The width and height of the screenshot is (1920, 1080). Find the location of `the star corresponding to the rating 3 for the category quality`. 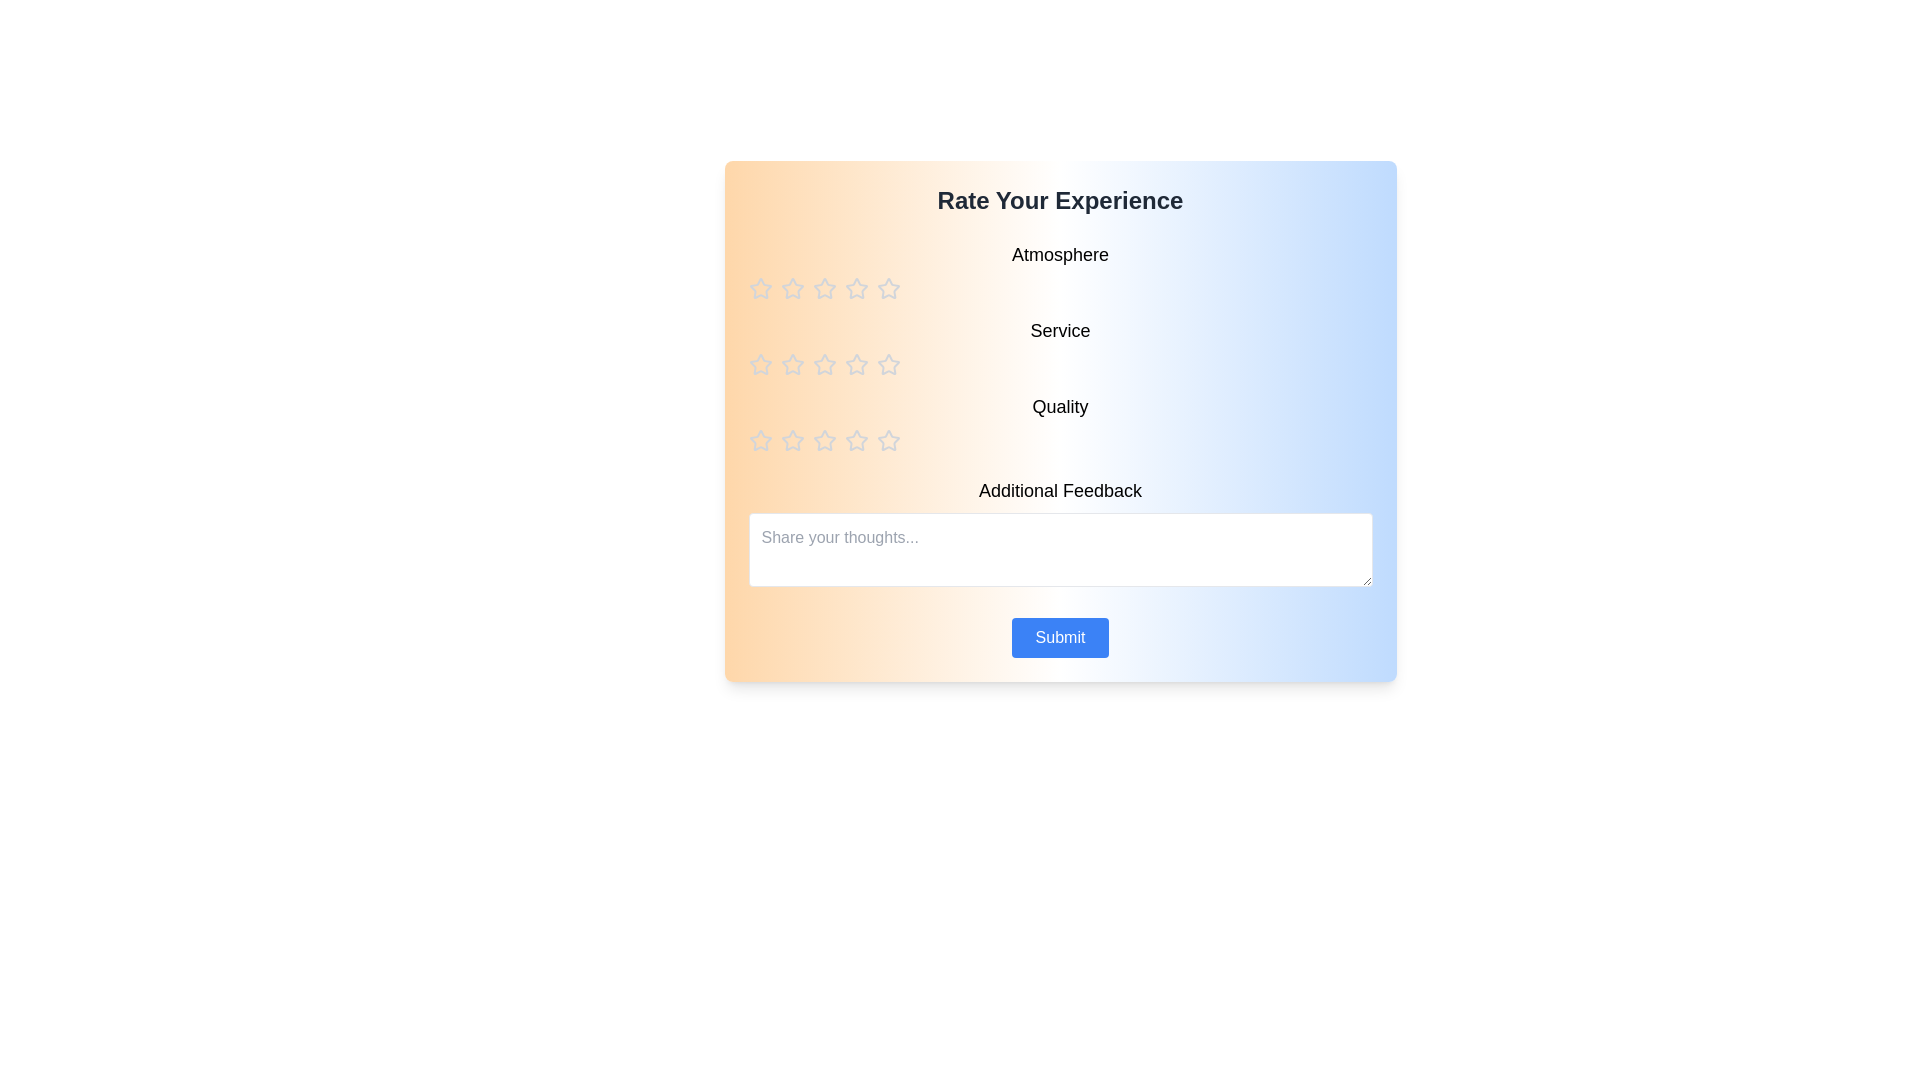

the star corresponding to the rating 3 for the category quality is located at coordinates (824, 439).